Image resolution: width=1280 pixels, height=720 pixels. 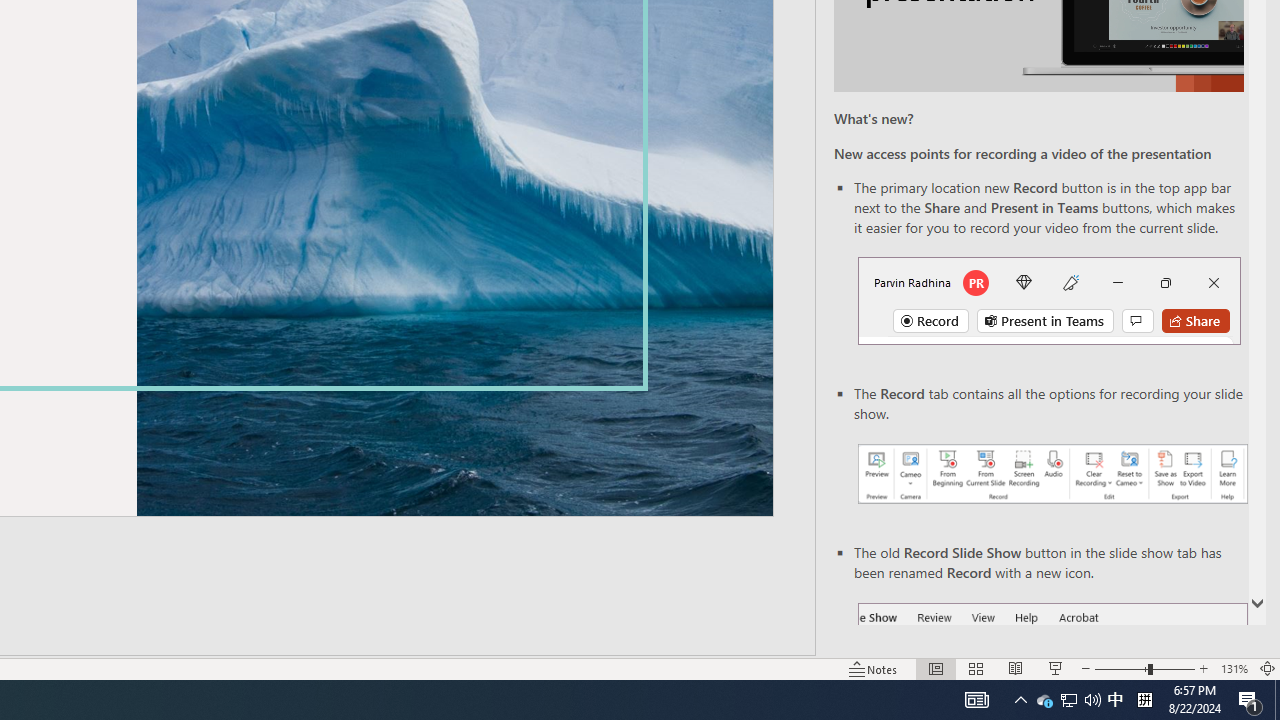 What do you see at coordinates (1051, 474) in the screenshot?
I see `'Record your presentations screenshot one'` at bounding box center [1051, 474].